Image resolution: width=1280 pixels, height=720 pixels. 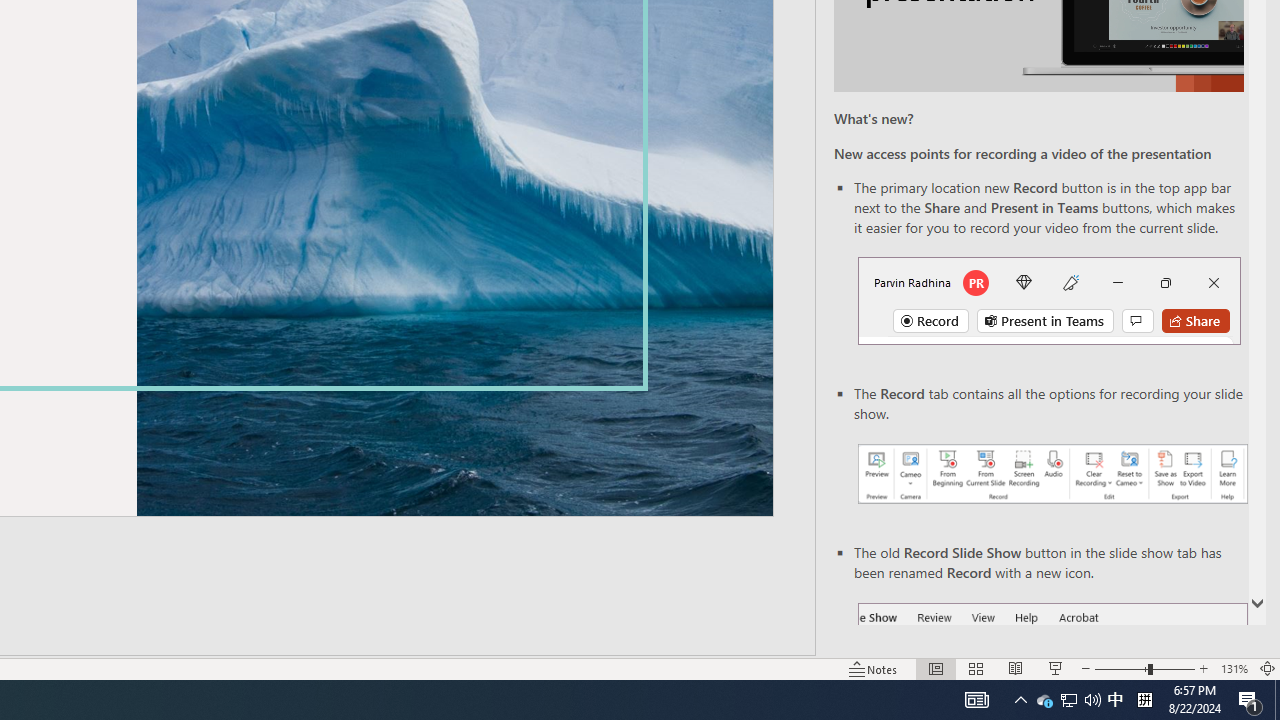 What do you see at coordinates (1051, 474) in the screenshot?
I see `'Record your presentations screenshot one'` at bounding box center [1051, 474].